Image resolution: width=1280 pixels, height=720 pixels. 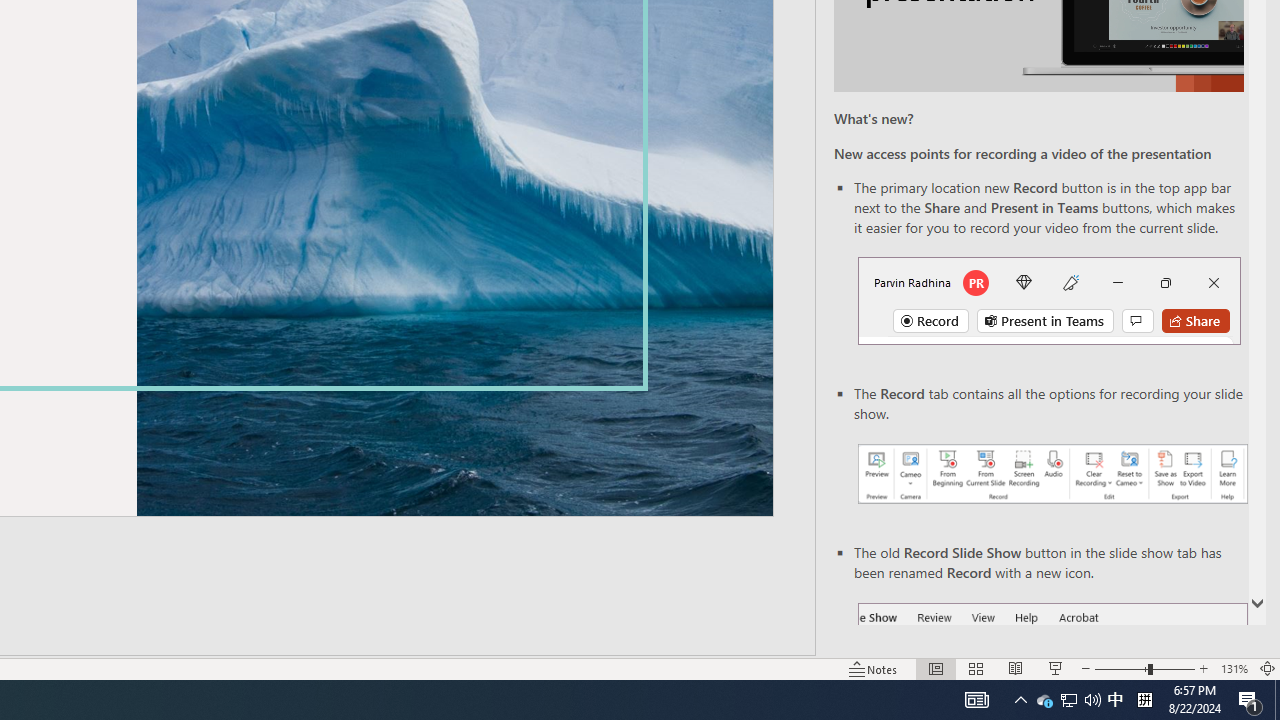 What do you see at coordinates (1051, 474) in the screenshot?
I see `'Record your presentations screenshot one'` at bounding box center [1051, 474].